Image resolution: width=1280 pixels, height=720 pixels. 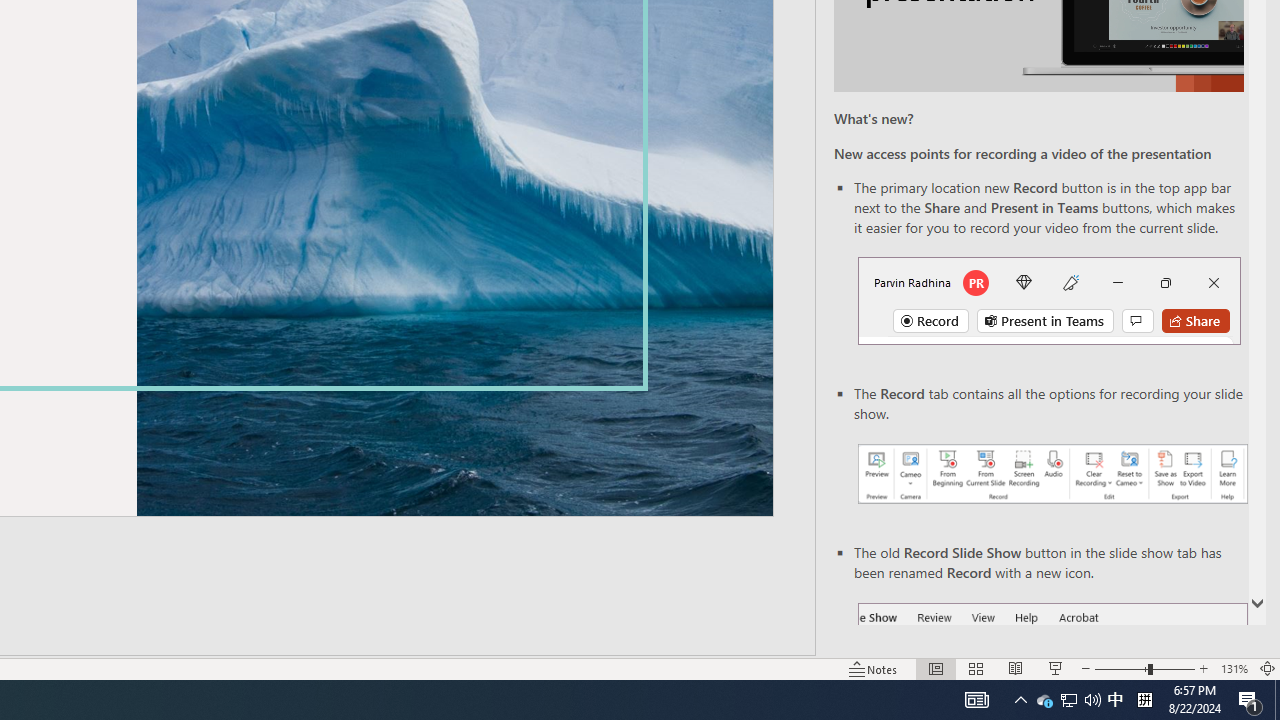 What do you see at coordinates (1051, 474) in the screenshot?
I see `'Record your presentations screenshot one'` at bounding box center [1051, 474].